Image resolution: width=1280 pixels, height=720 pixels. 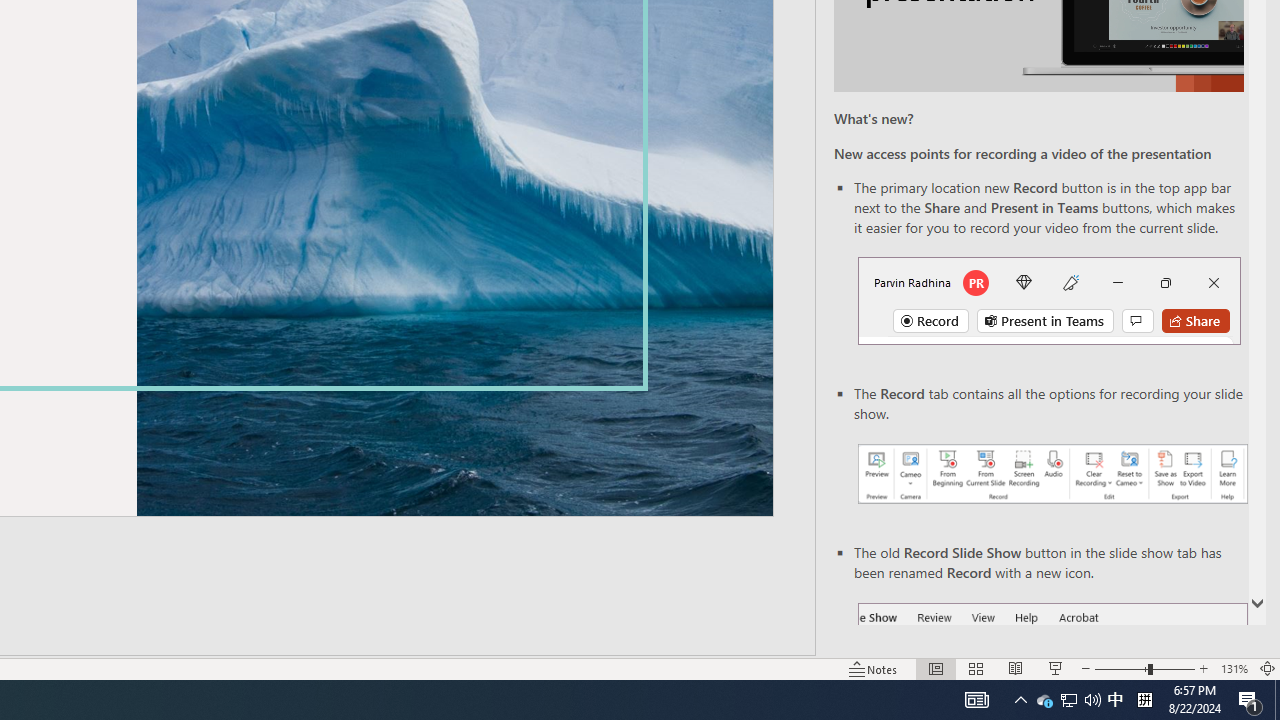 What do you see at coordinates (1051, 474) in the screenshot?
I see `'Record your presentations screenshot one'` at bounding box center [1051, 474].